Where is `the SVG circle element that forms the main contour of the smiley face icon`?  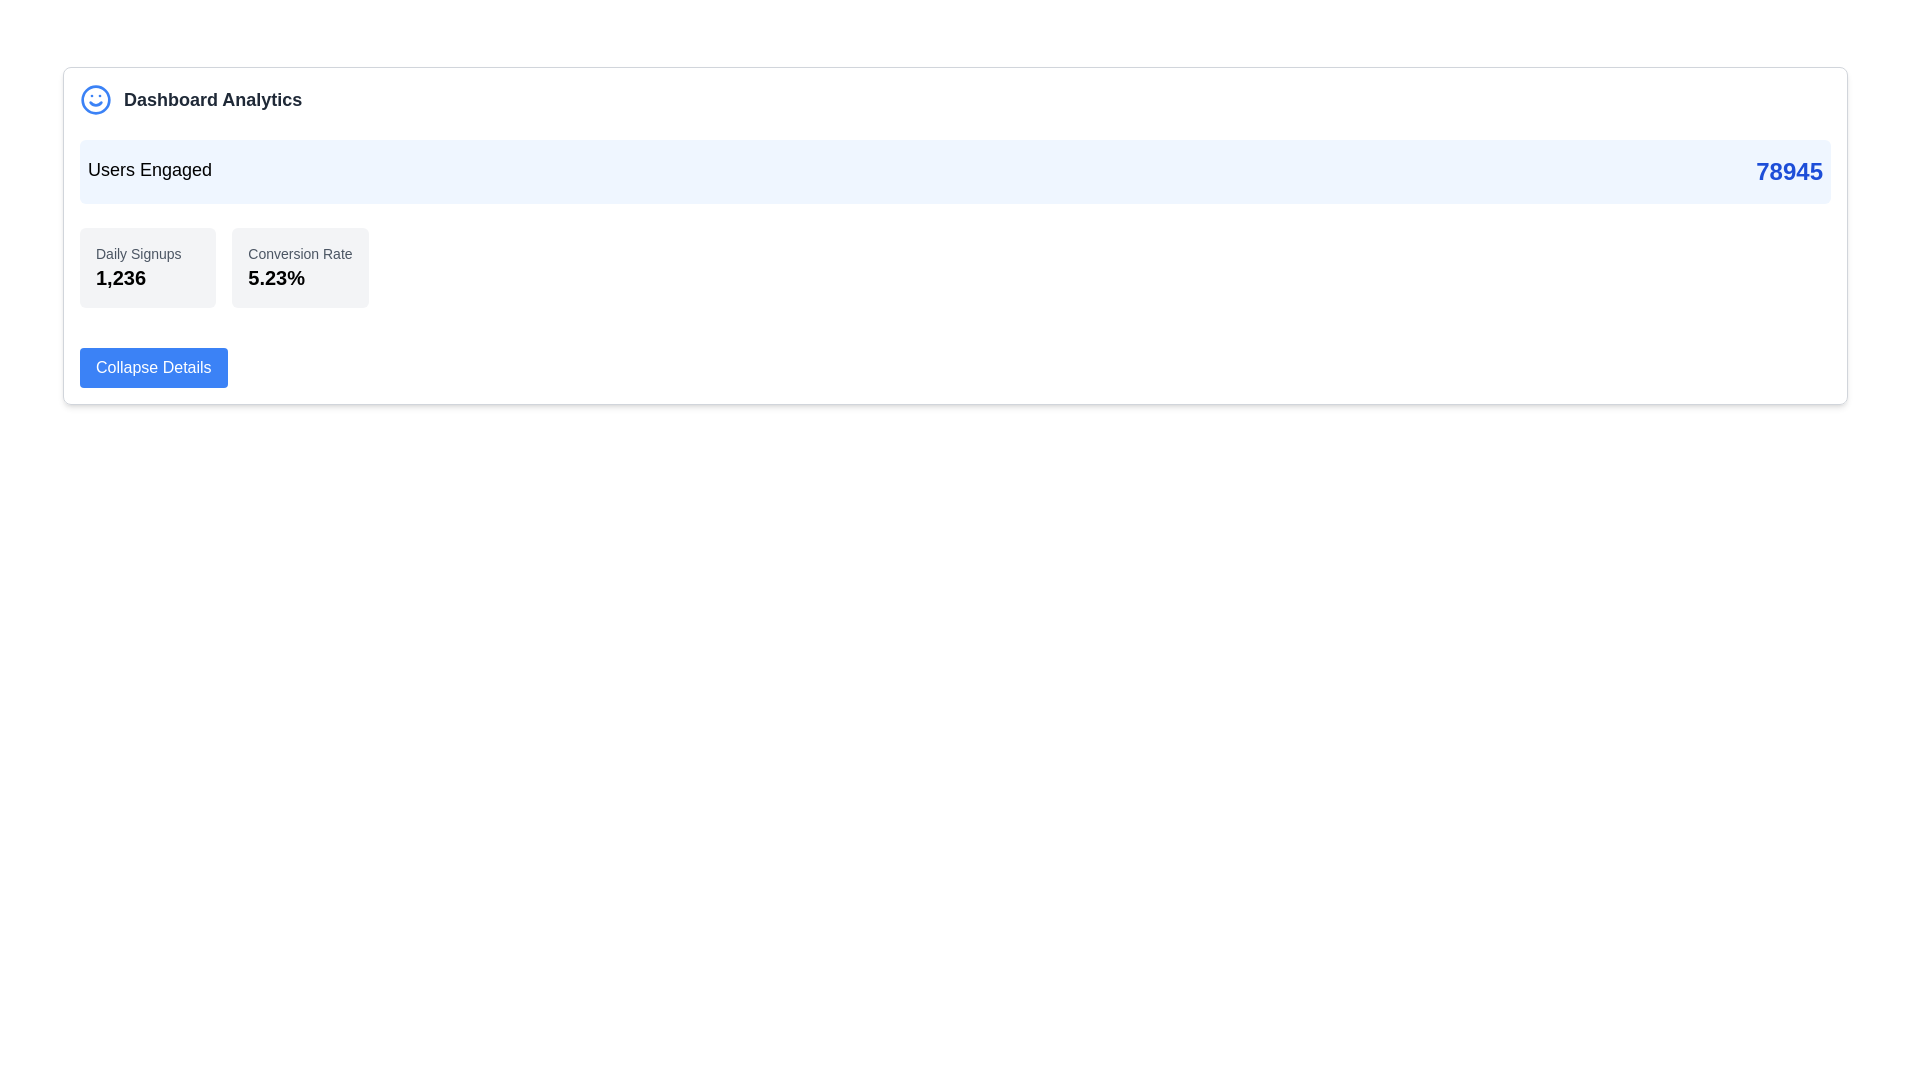 the SVG circle element that forms the main contour of the smiley face icon is located at coordinates (95, 100).